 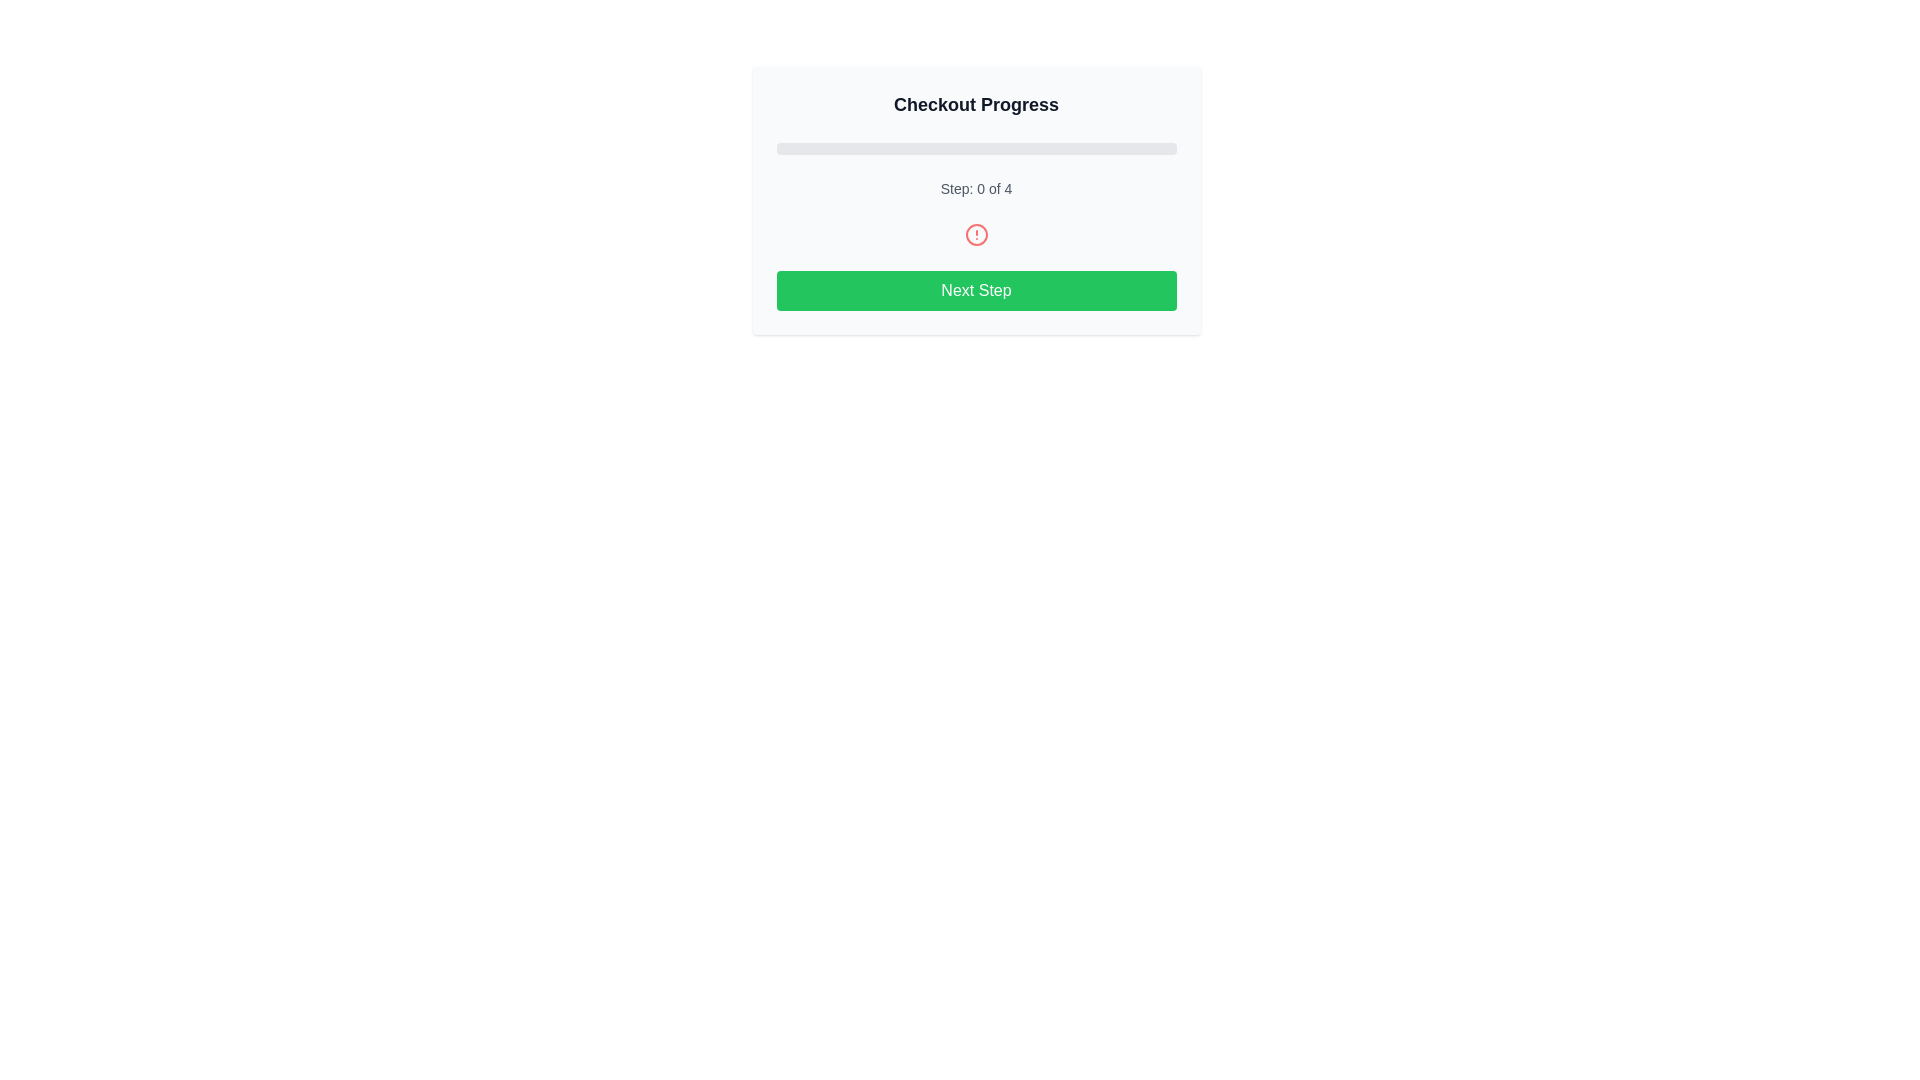 I want to click on the green rectangular button labeled 'Next Step' at the bottom of the checkout interface to proceed, so click(x=976, y=290).